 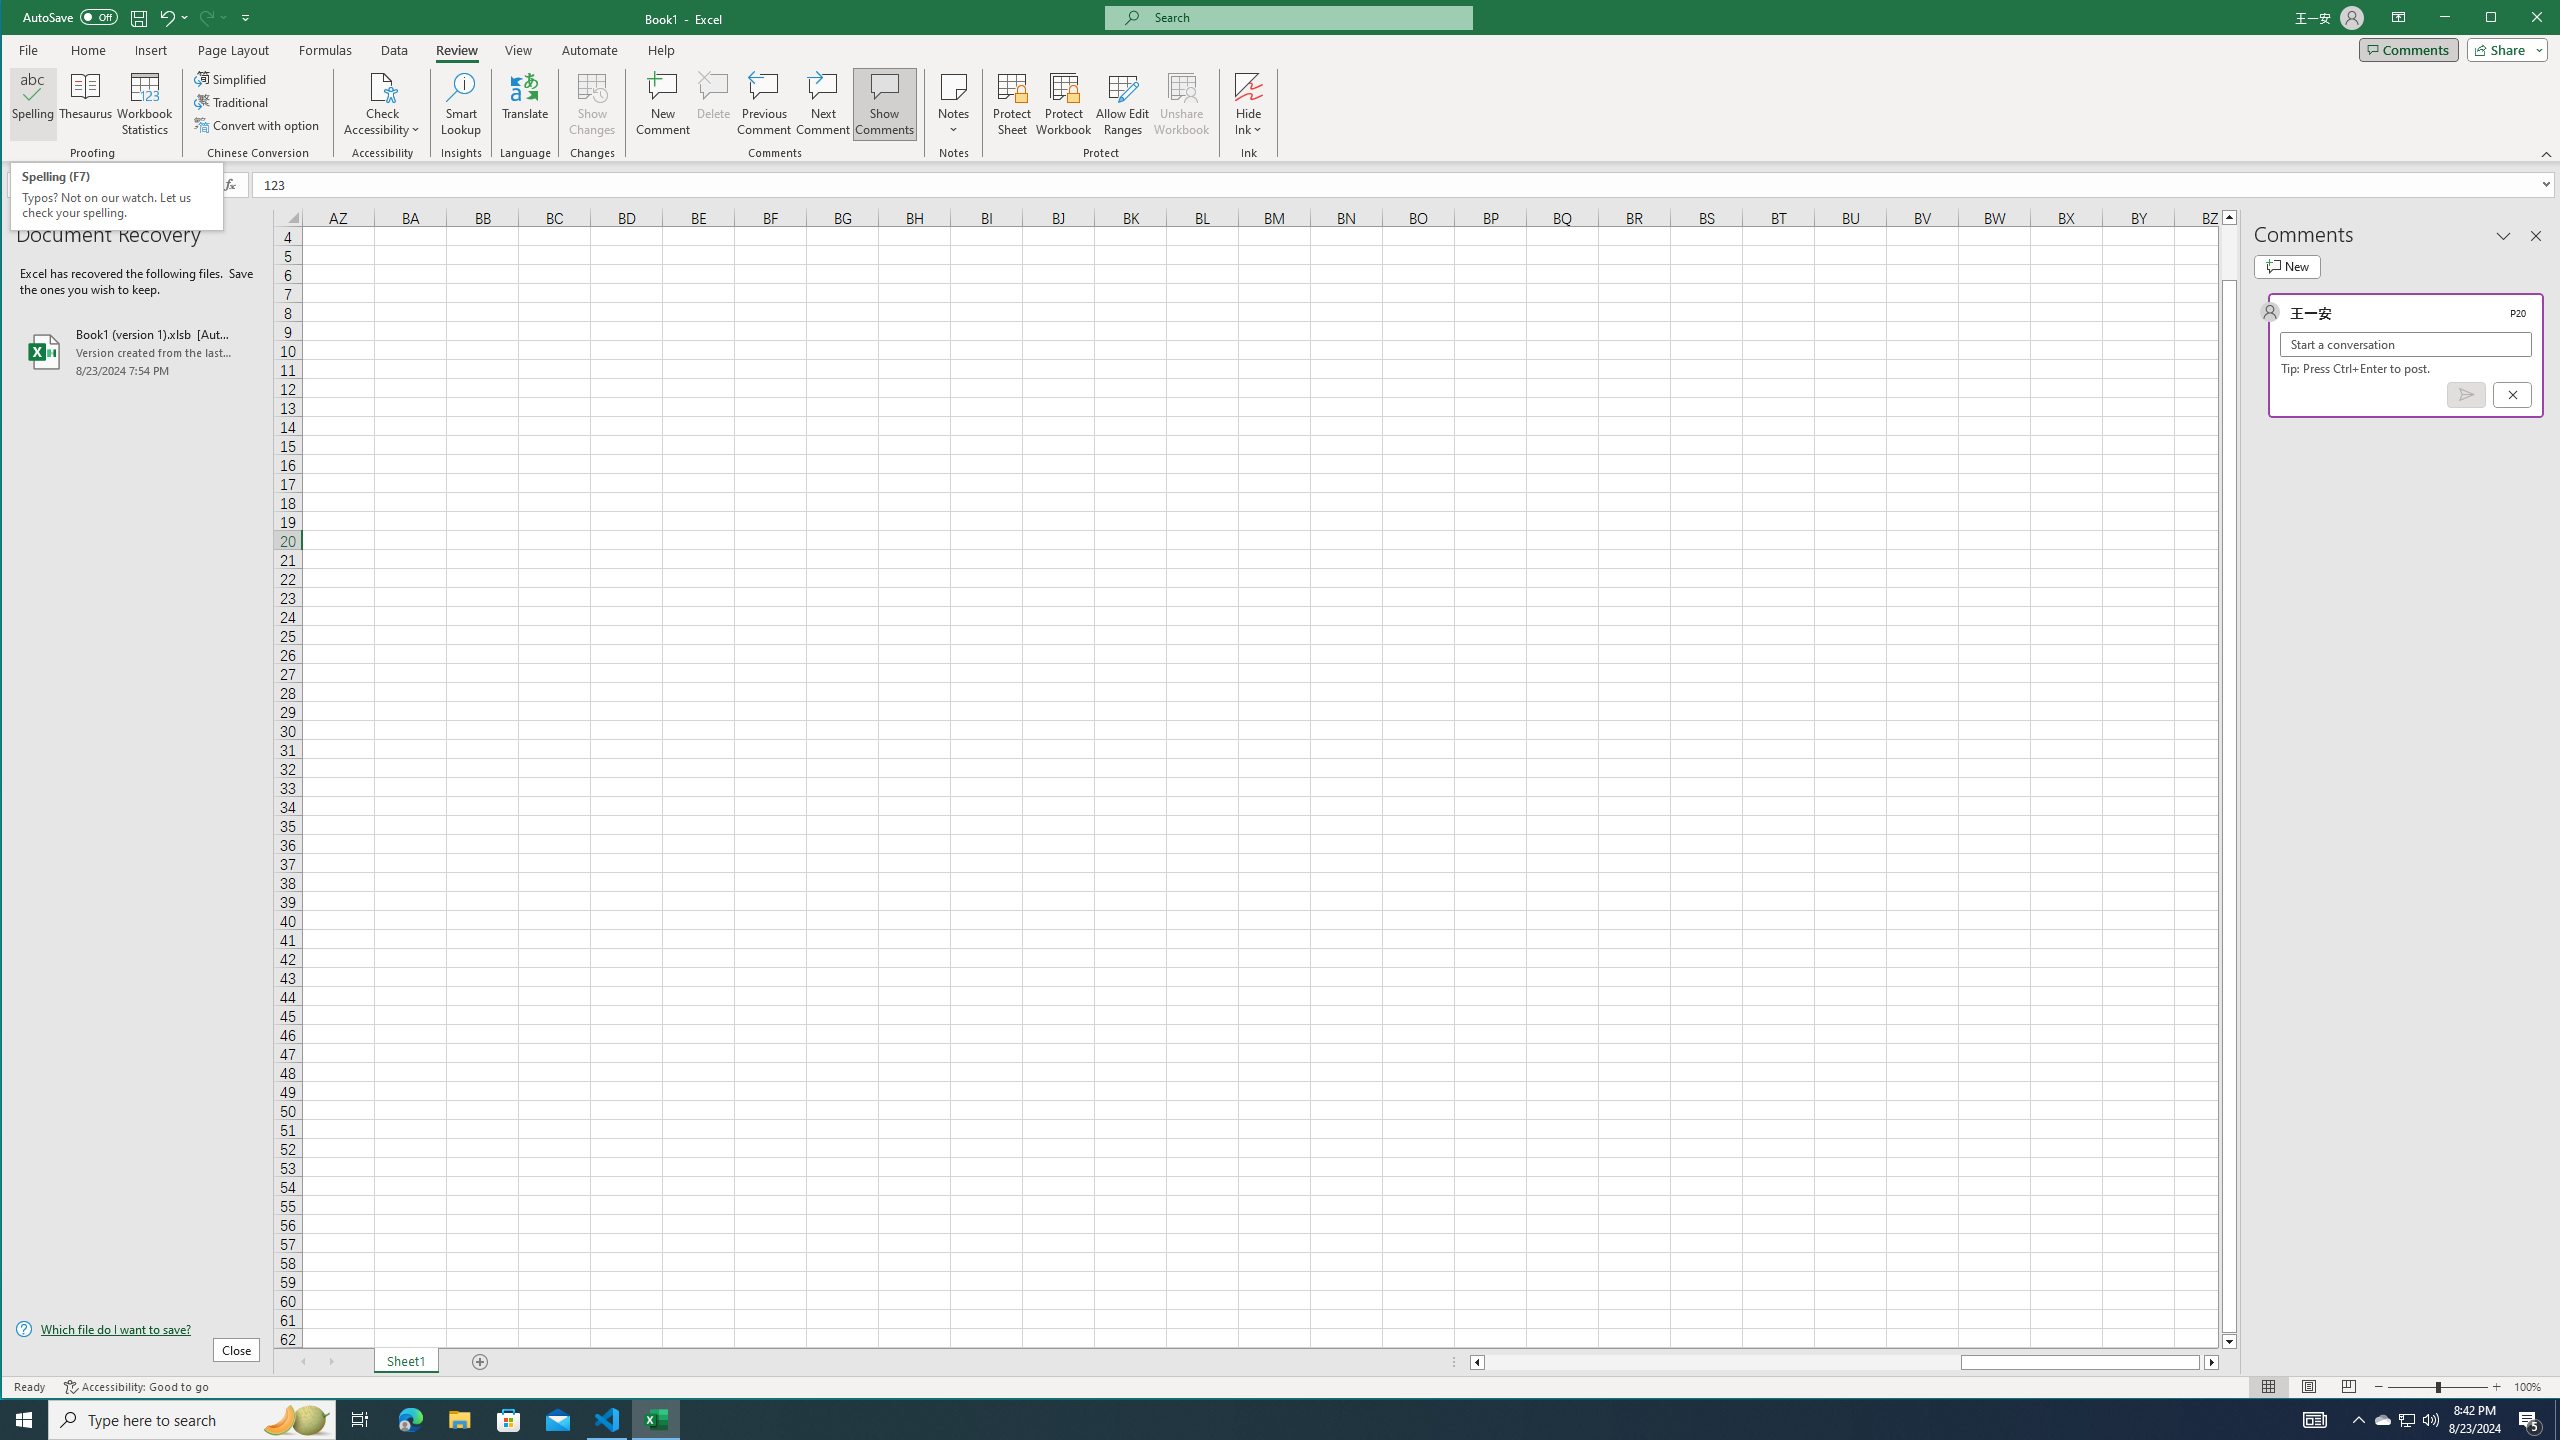 I want to click on 'User Promoted Notification Area', so click(x=2405, y=1418).